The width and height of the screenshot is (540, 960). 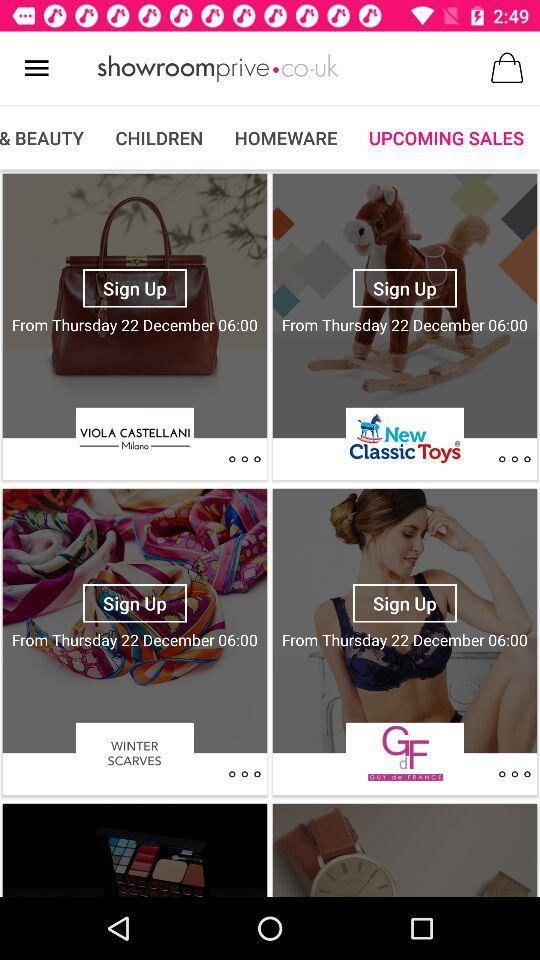 I want to click on three consecutive circles, so click(x=244, y=459).